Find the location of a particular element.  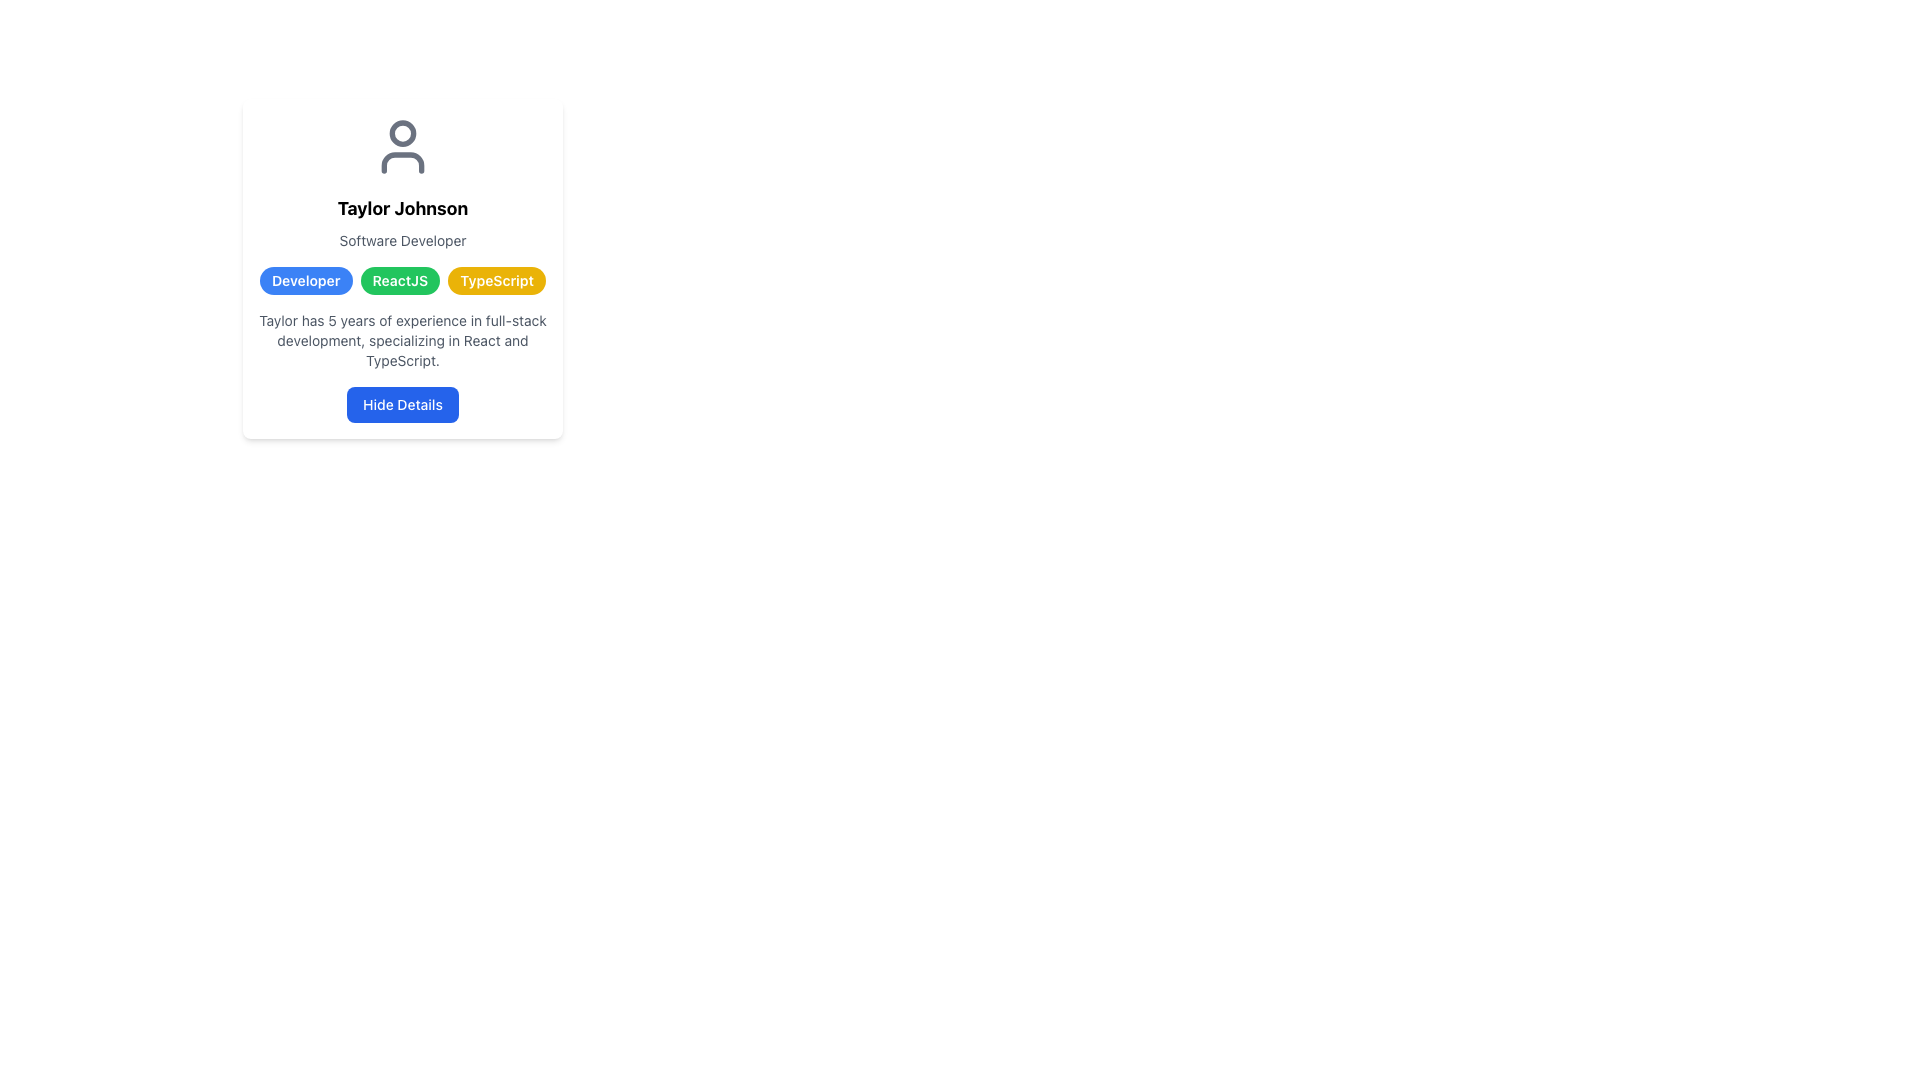

the content of the TypeScript badge, which is the third badge in the sequence beneath the title 'Taylor Johnson' and 'Software Developer.' is located at coordinates (497, 281).